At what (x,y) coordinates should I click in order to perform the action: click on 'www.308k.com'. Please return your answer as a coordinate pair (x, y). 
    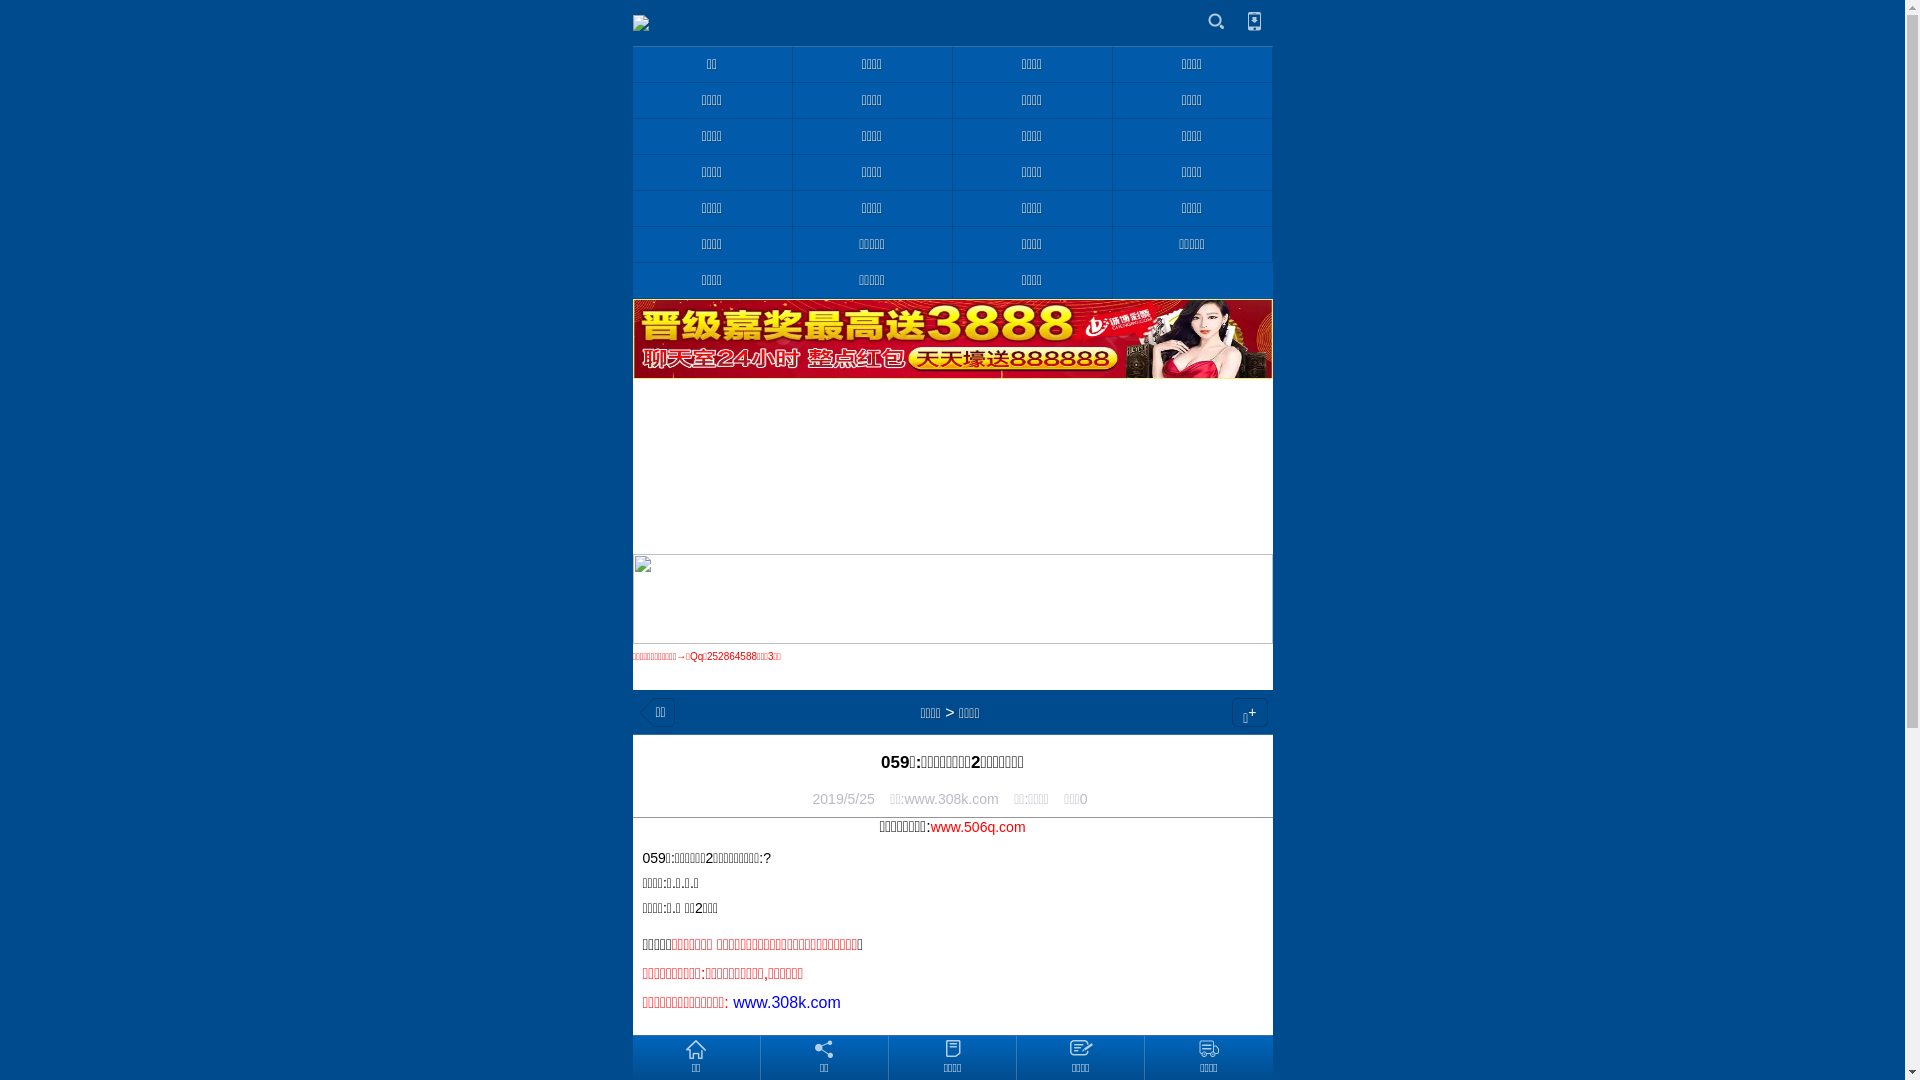
    Looking at the image, I should click on (786, 1002).